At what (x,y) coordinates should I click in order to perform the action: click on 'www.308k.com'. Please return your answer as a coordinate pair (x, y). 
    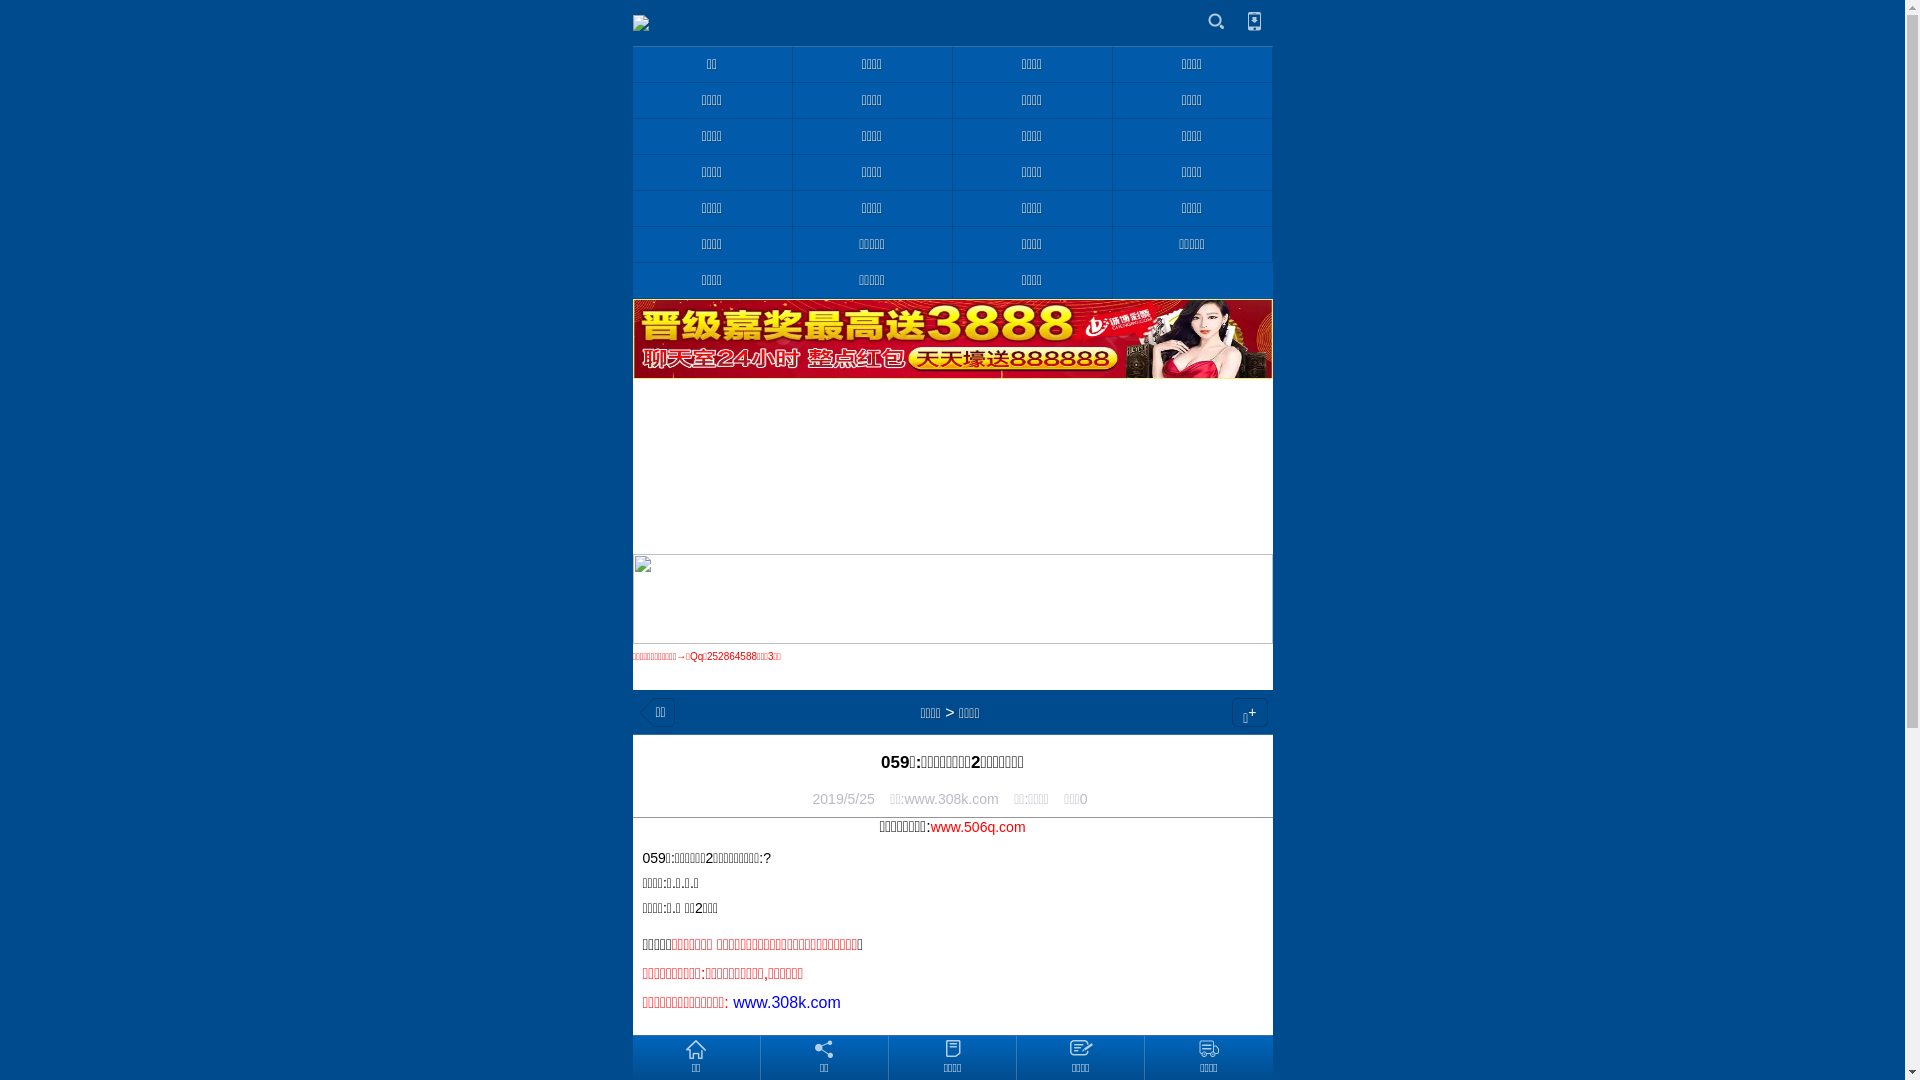
    Looking at the image, I should click on (786, 1002).